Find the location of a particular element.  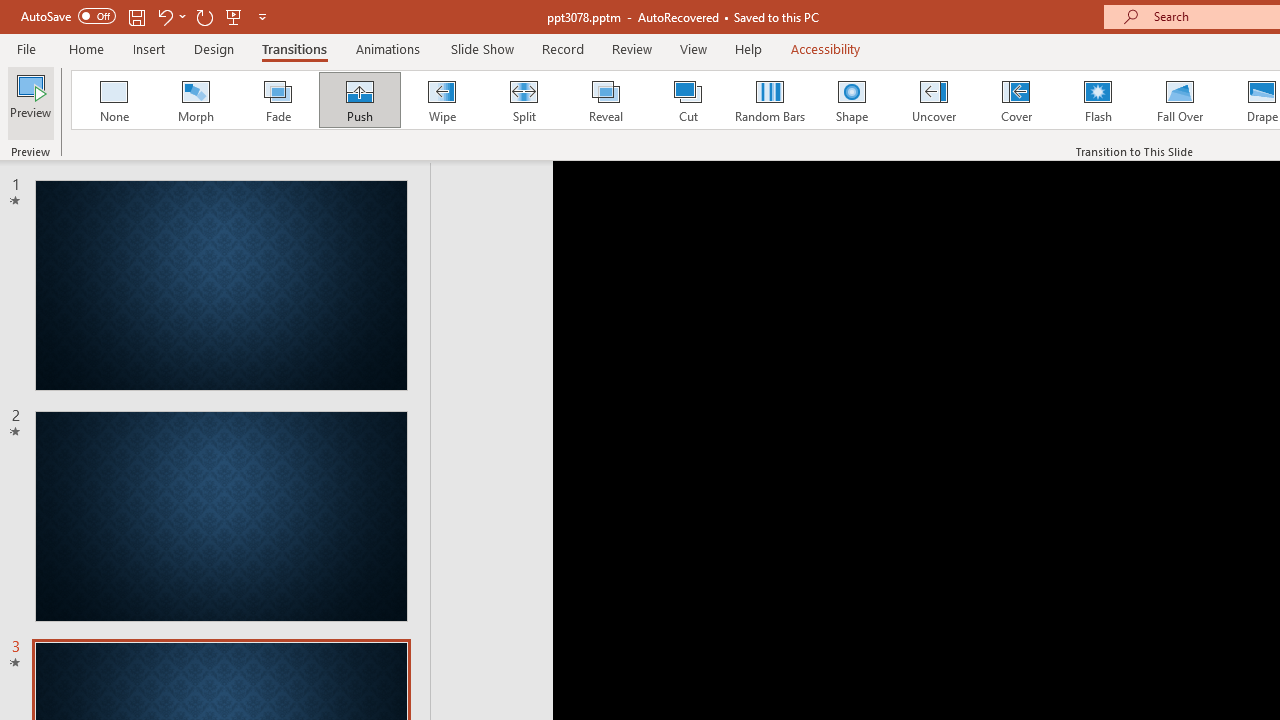

'Push' is located at coordinates (359, 100).